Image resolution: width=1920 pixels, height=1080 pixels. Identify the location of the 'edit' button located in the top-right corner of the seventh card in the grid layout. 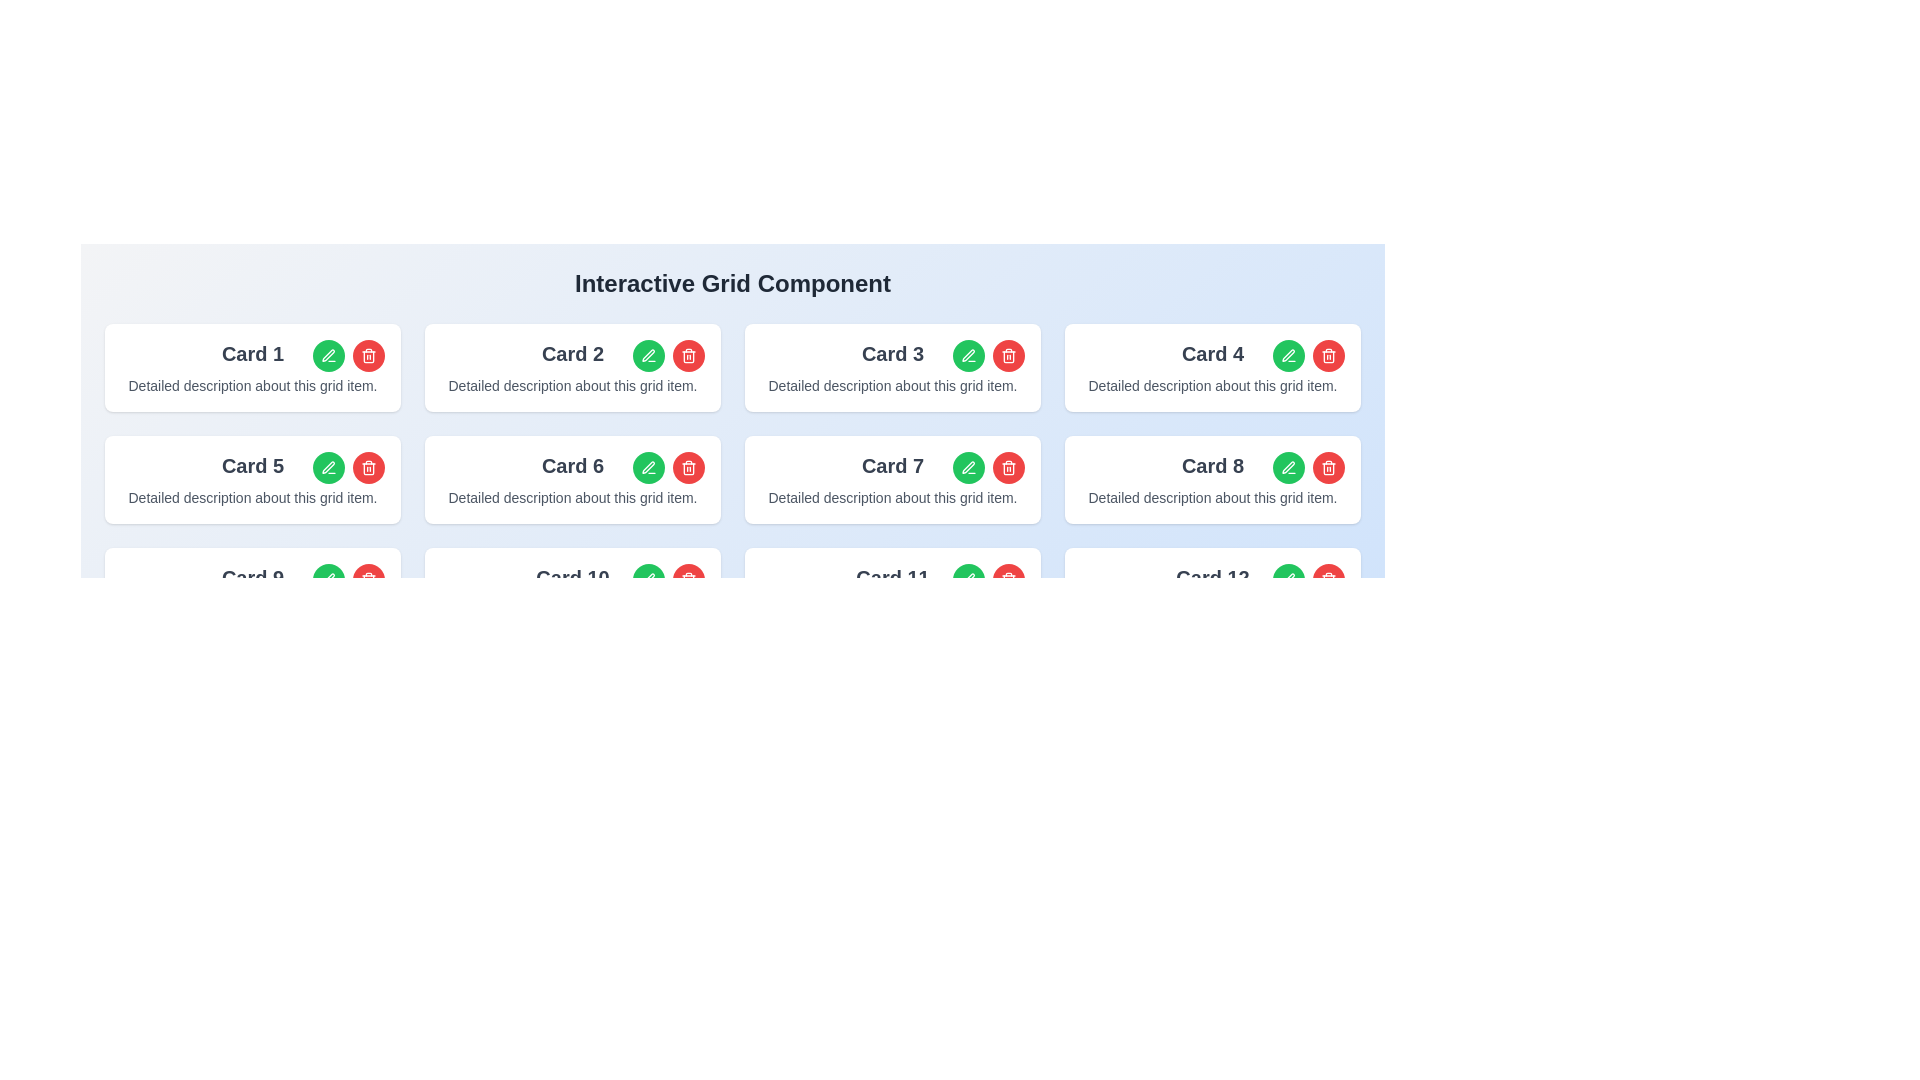
(968, 467).